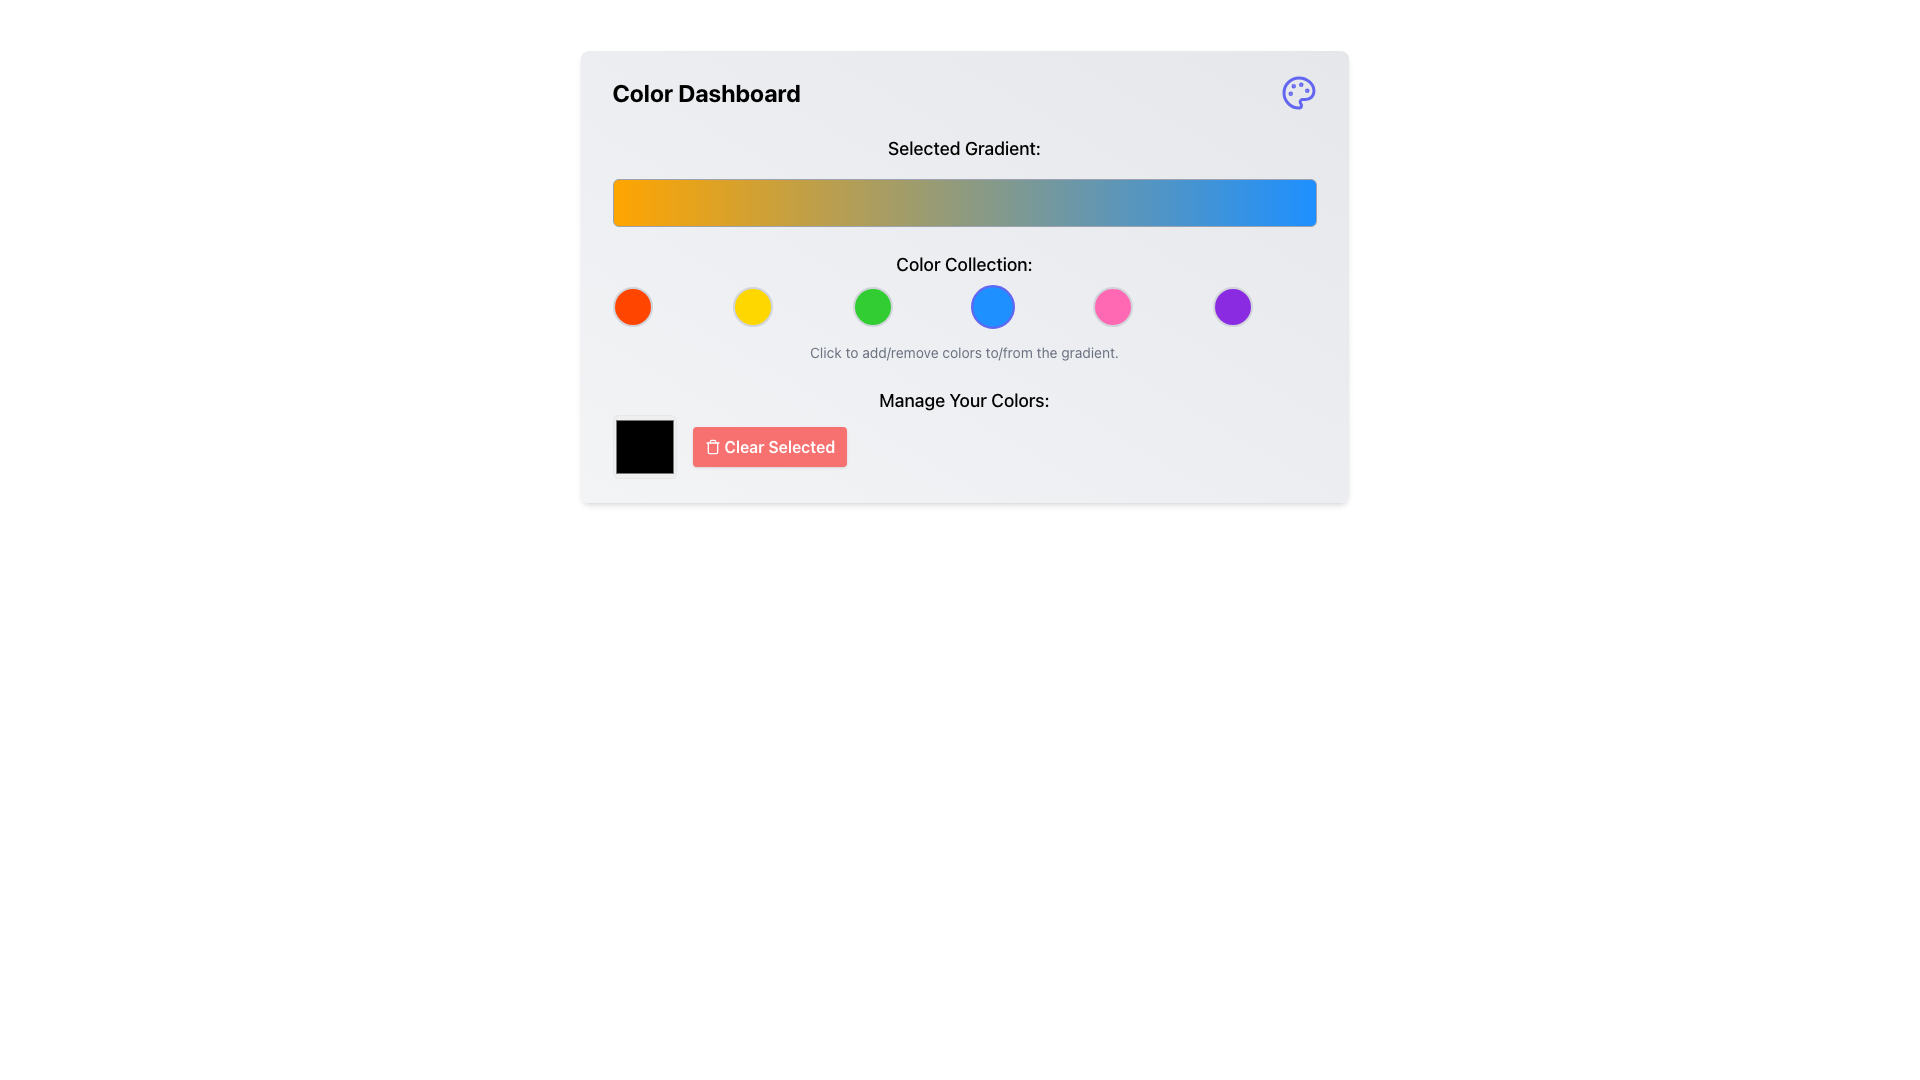 Image resolution: width=1920 pixels, height=1080 pixels. Describe the element at coordinates (964, 307) in the screenshot. I see `a color swatch in the 'Color Collection:' section` at that location.